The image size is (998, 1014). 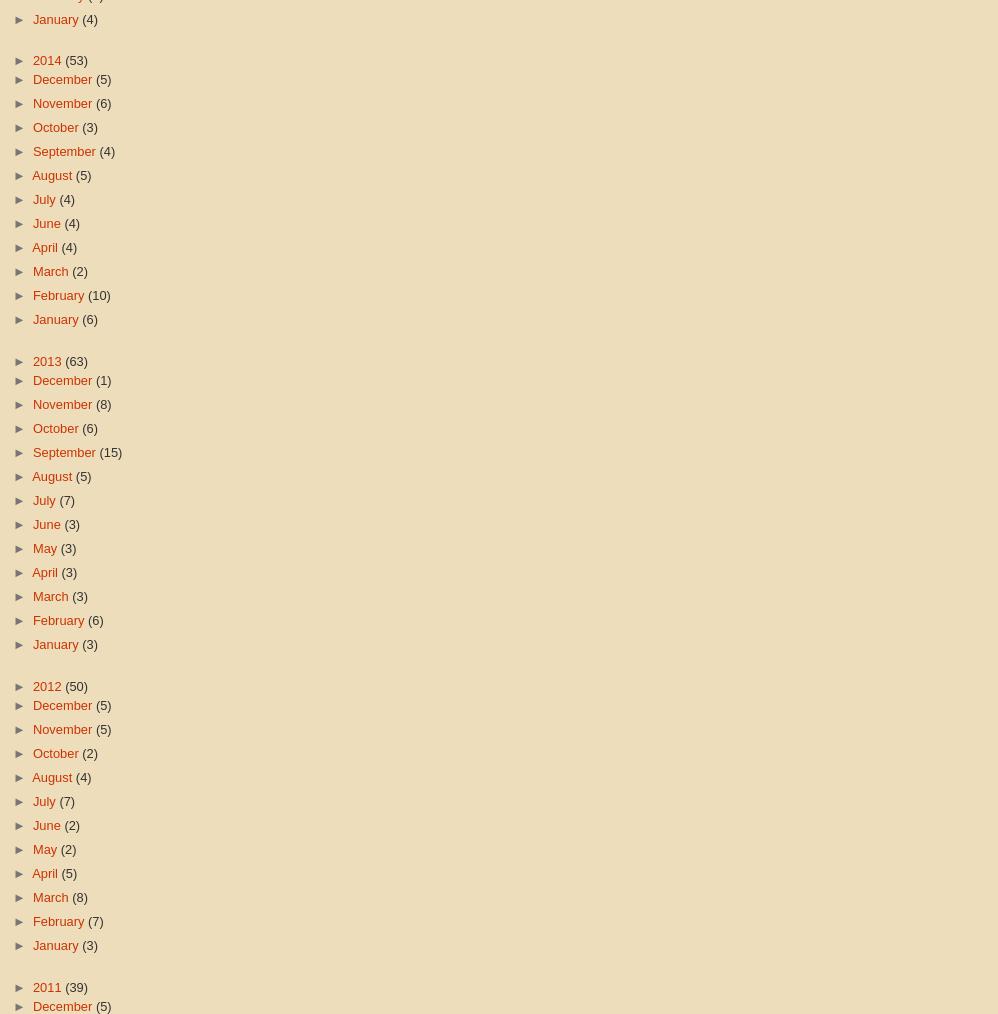 What do you see at coordinates (48, 986) in the screenshot?
I see `'2011'` at bounding box center [48, 986].